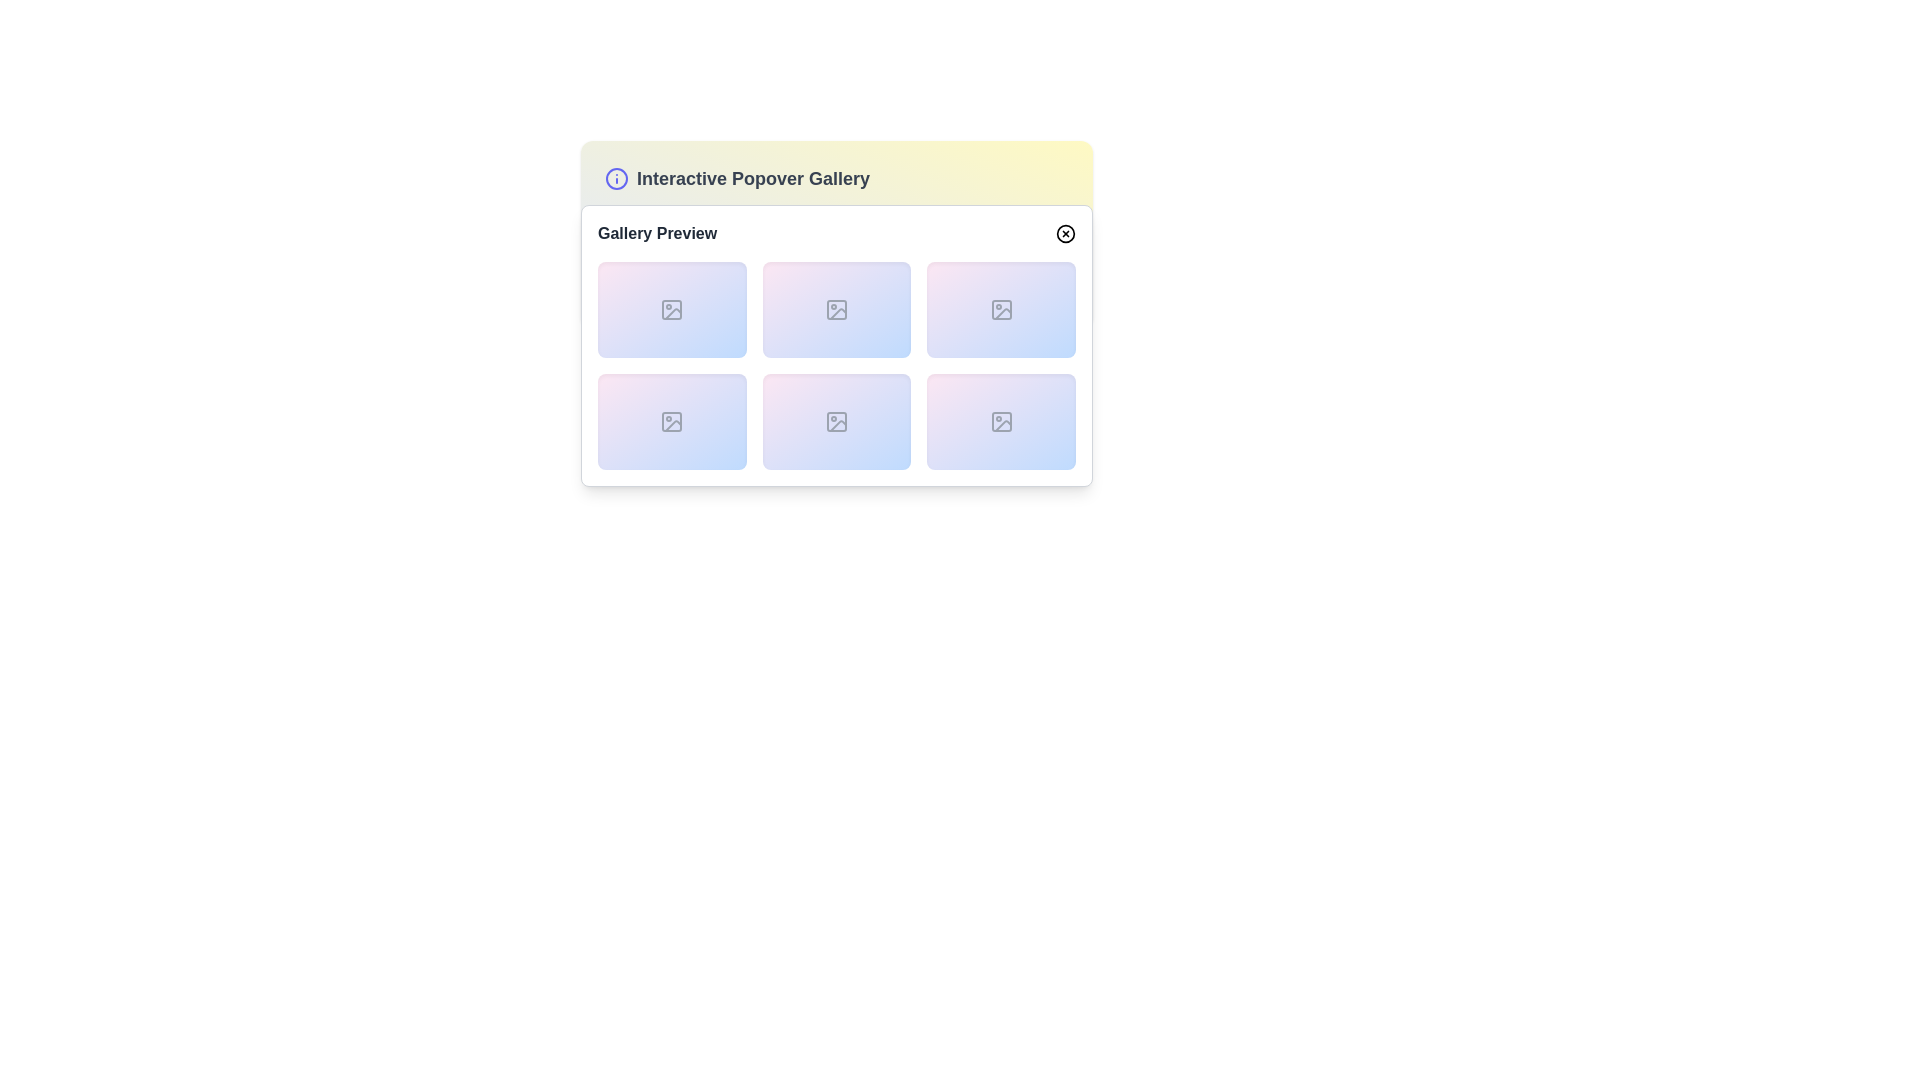 The height and width of the screenshot is (1080, 1920). I want to click on the circular shape that is part of the SVG icon located to the left of the title 'Interactive Popover Gallery', so click(616, 177).